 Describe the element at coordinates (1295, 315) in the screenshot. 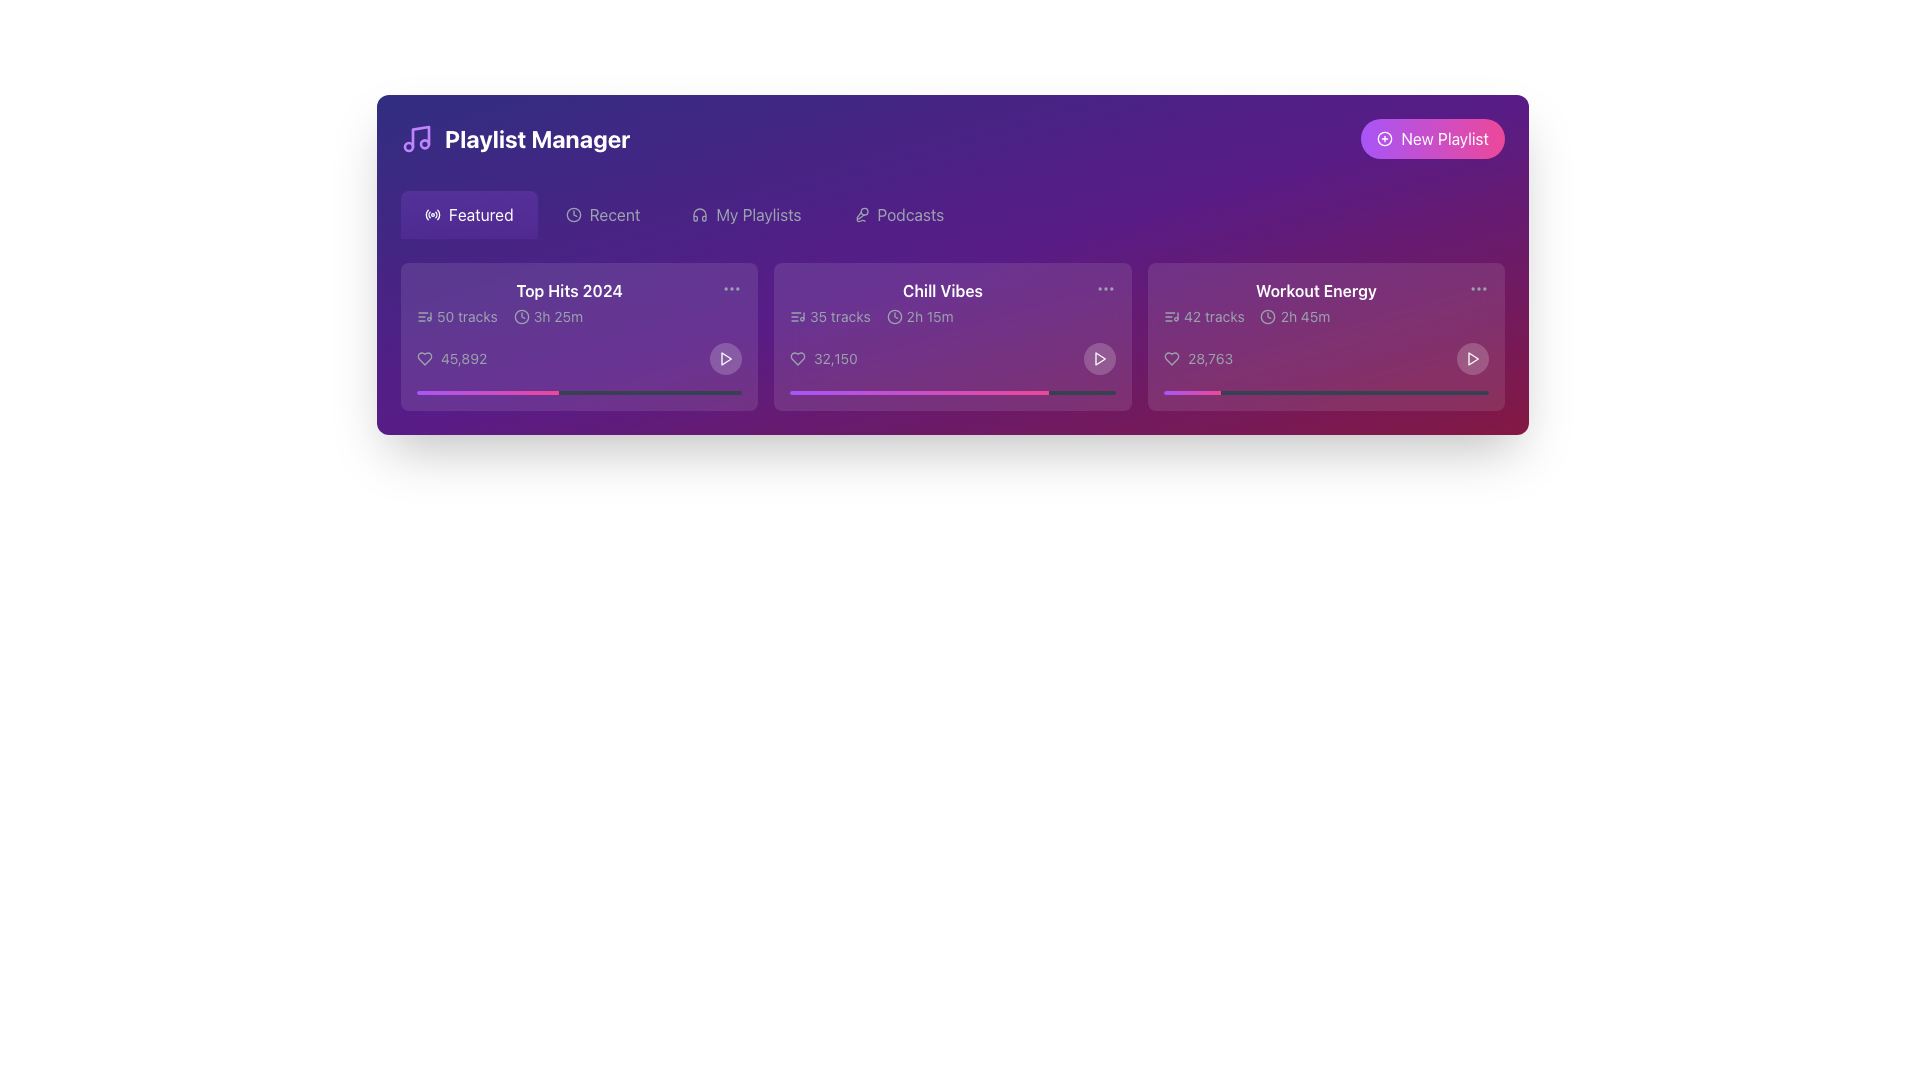

I see `the Duration label with a clock icon and text '2h 45m'` at that location.